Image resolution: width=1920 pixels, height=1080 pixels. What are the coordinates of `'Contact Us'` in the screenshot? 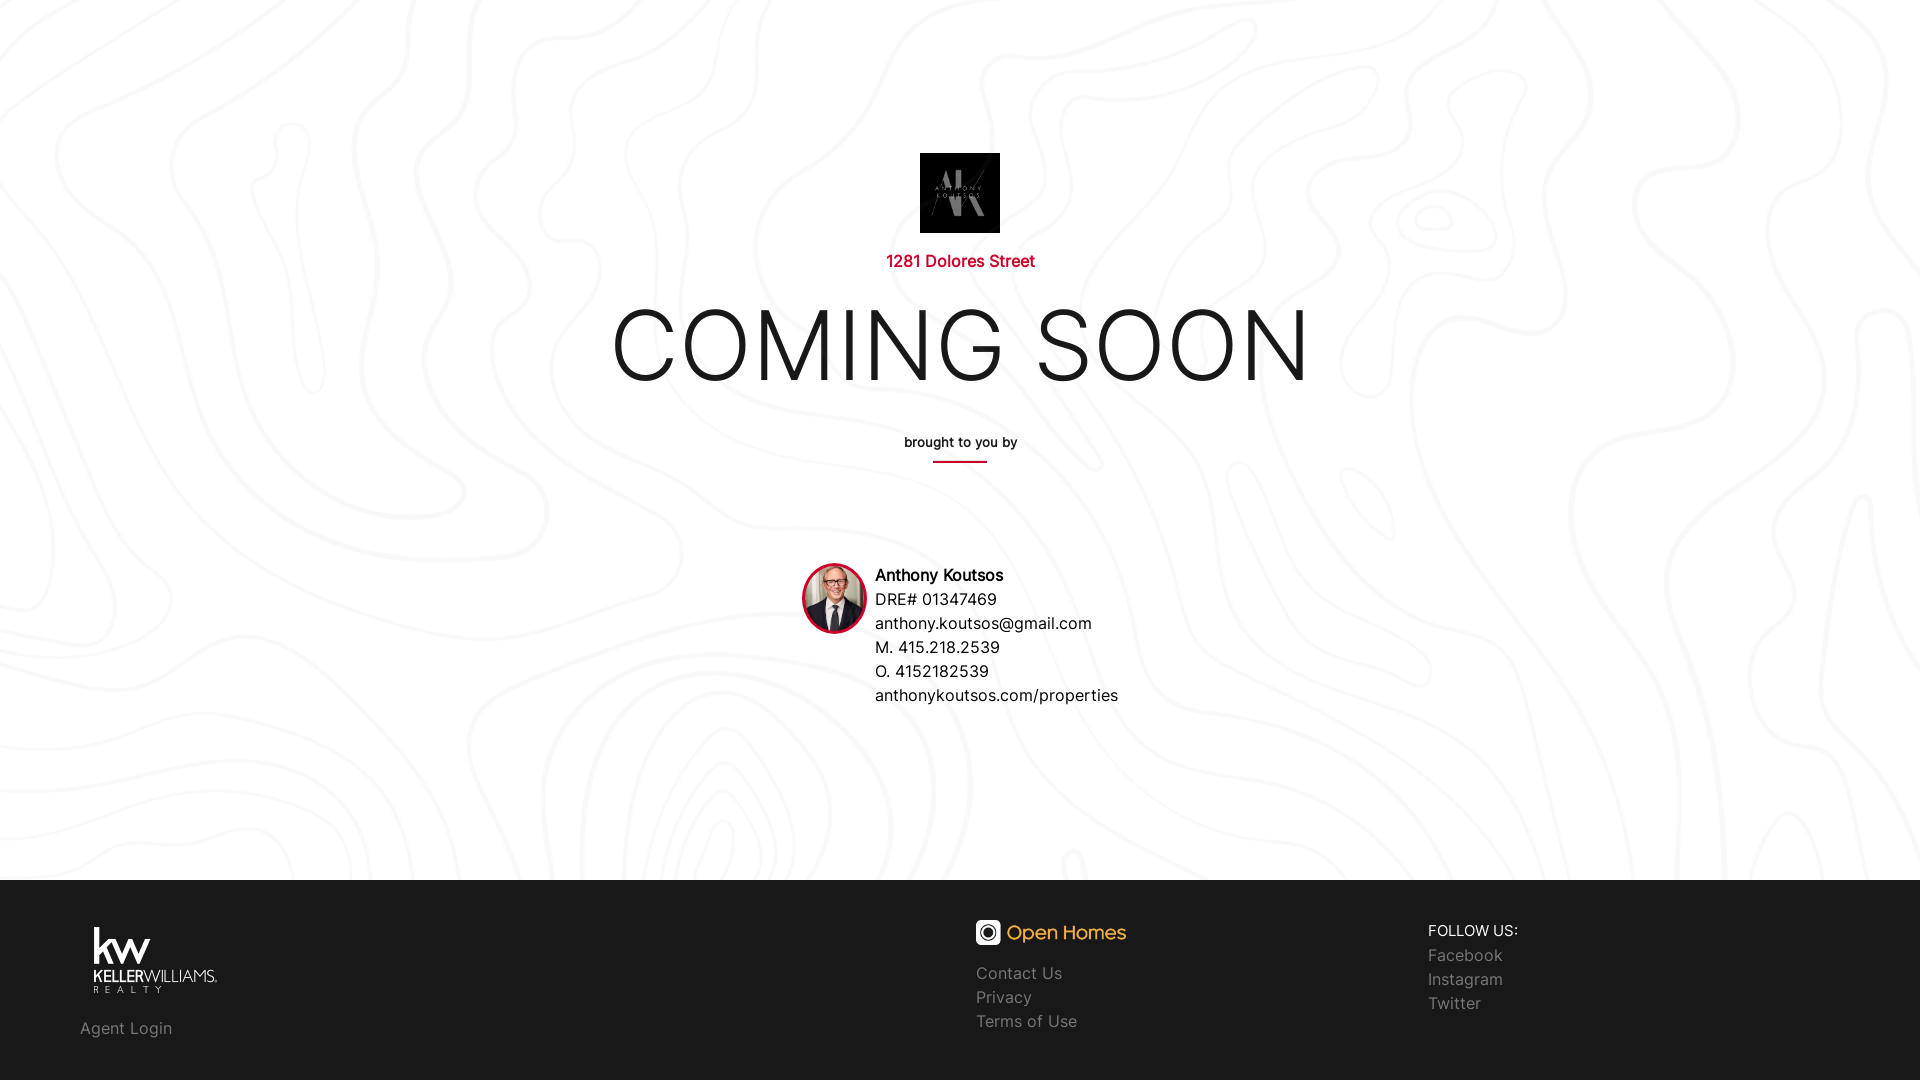 It's located at (975, 971).